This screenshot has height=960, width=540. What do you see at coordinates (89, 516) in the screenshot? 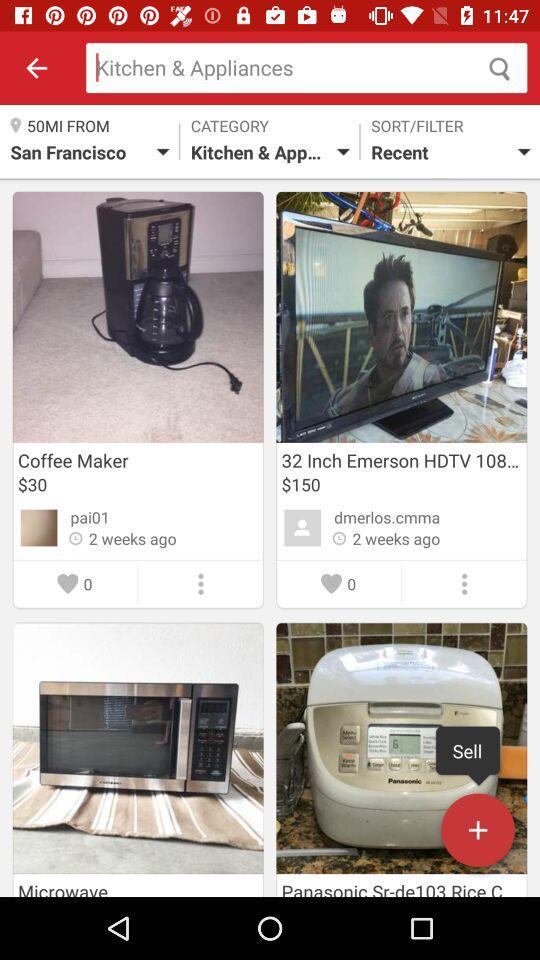
I see `pai01` at bounding box center [89, 516].